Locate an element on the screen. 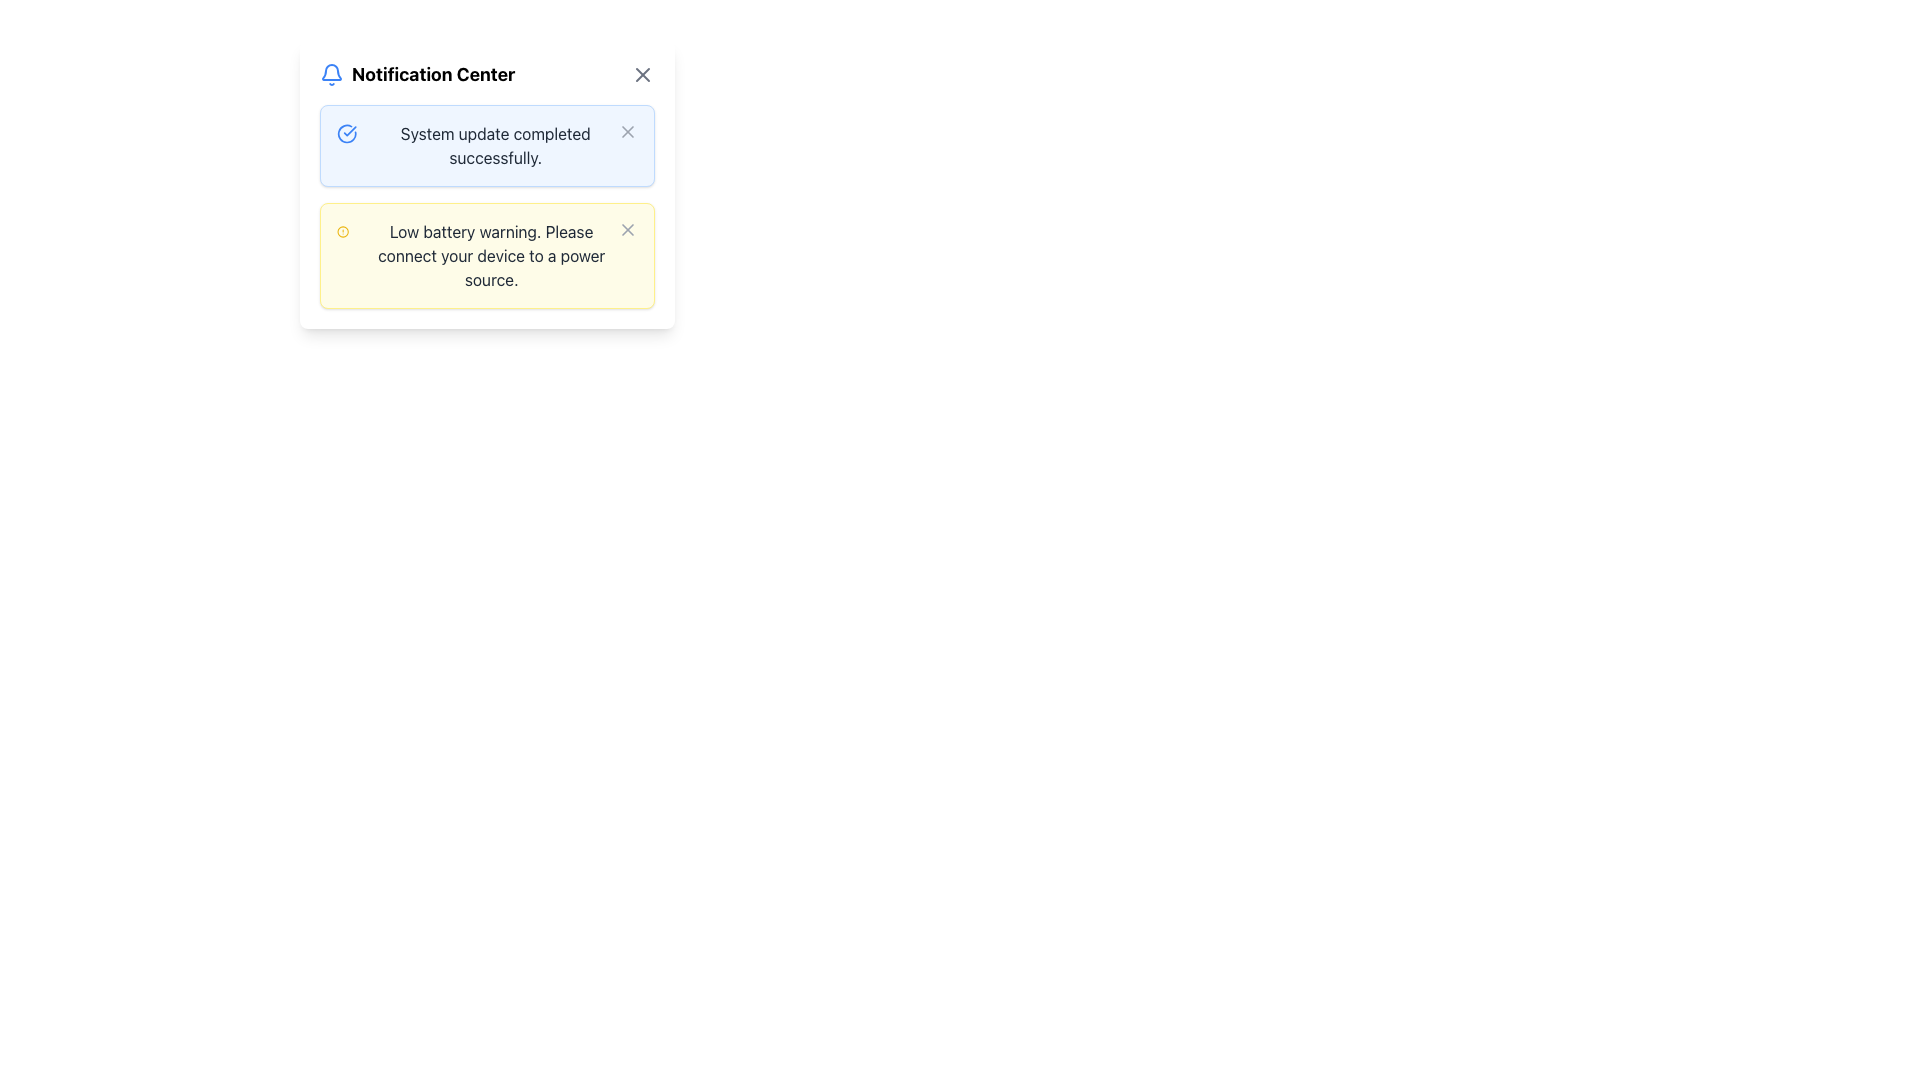 The height and width of the screenshot is (1080, 1920). the checkmark icon indicating a completed status within the top notification about 'System update completed successfully.' is located at coordinates (350, 131).